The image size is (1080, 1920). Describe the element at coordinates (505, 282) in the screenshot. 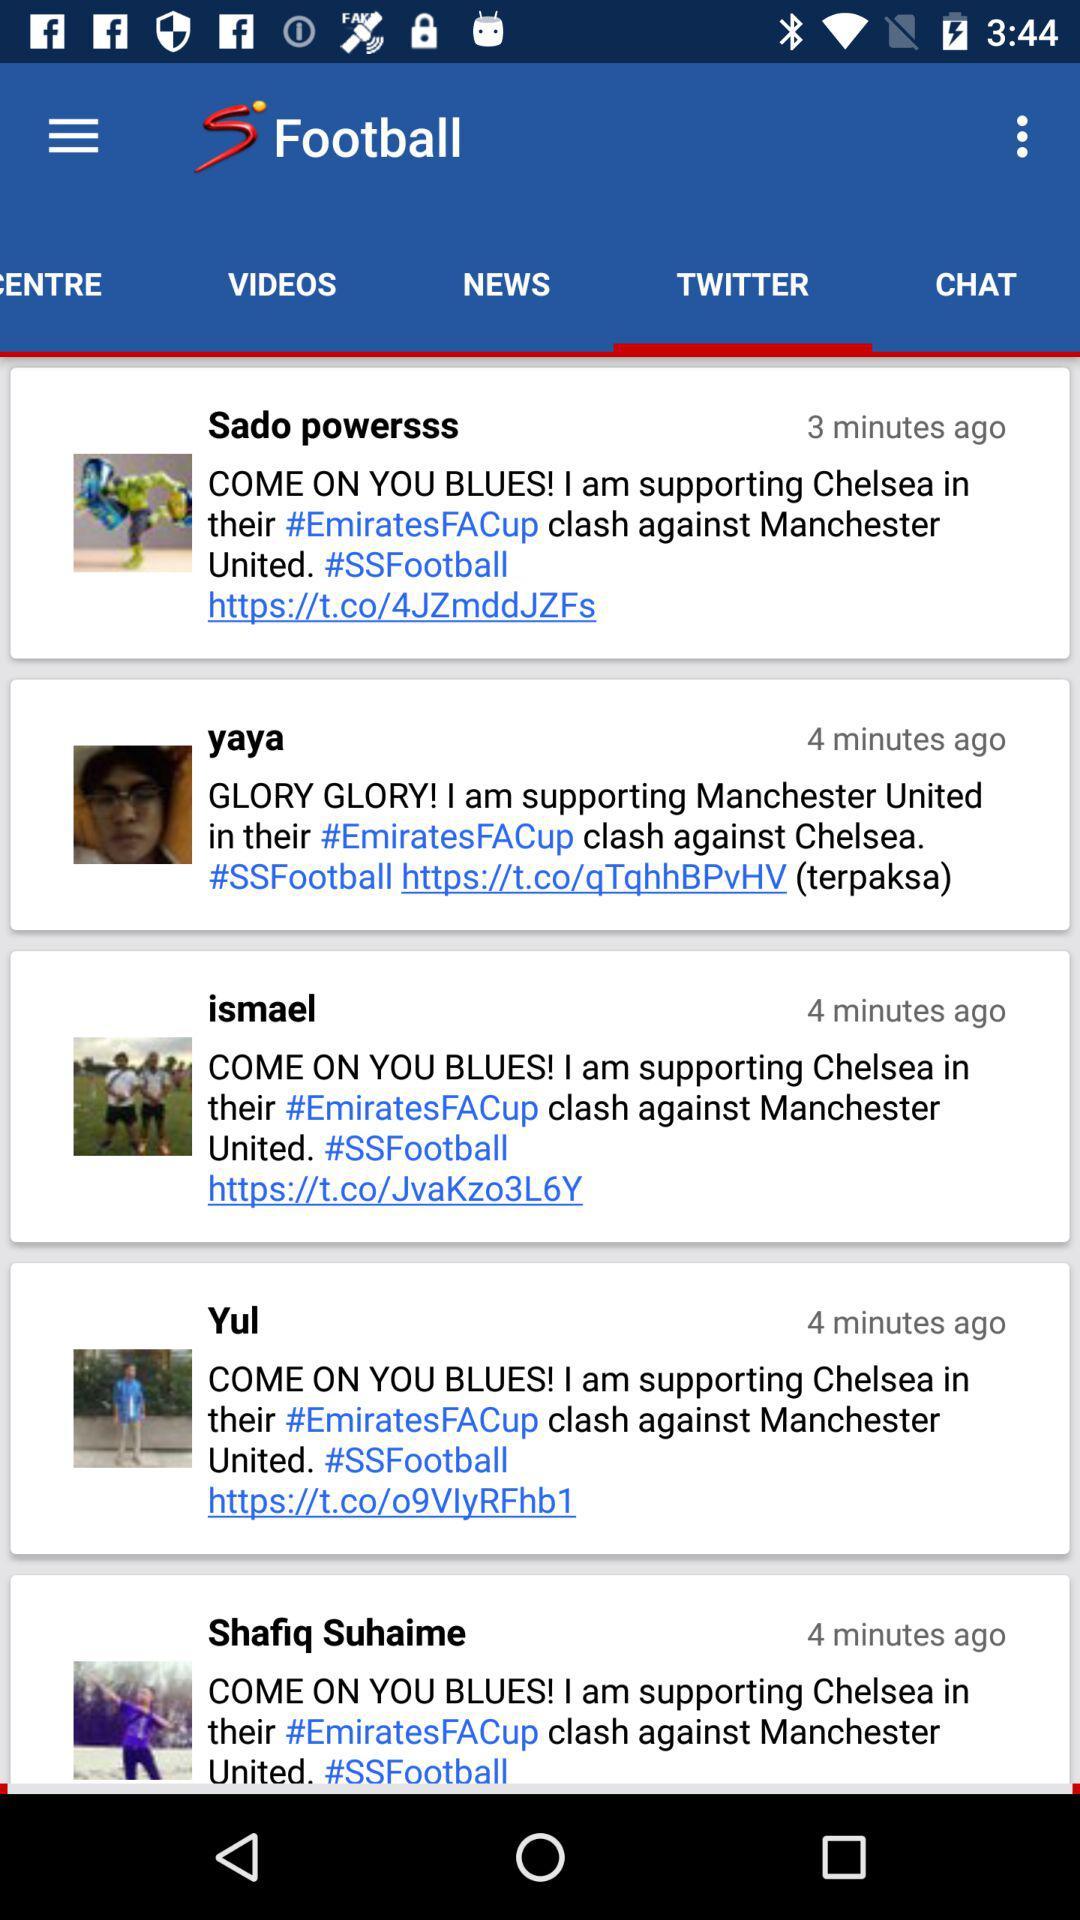

I see `the icon below football` at that location.